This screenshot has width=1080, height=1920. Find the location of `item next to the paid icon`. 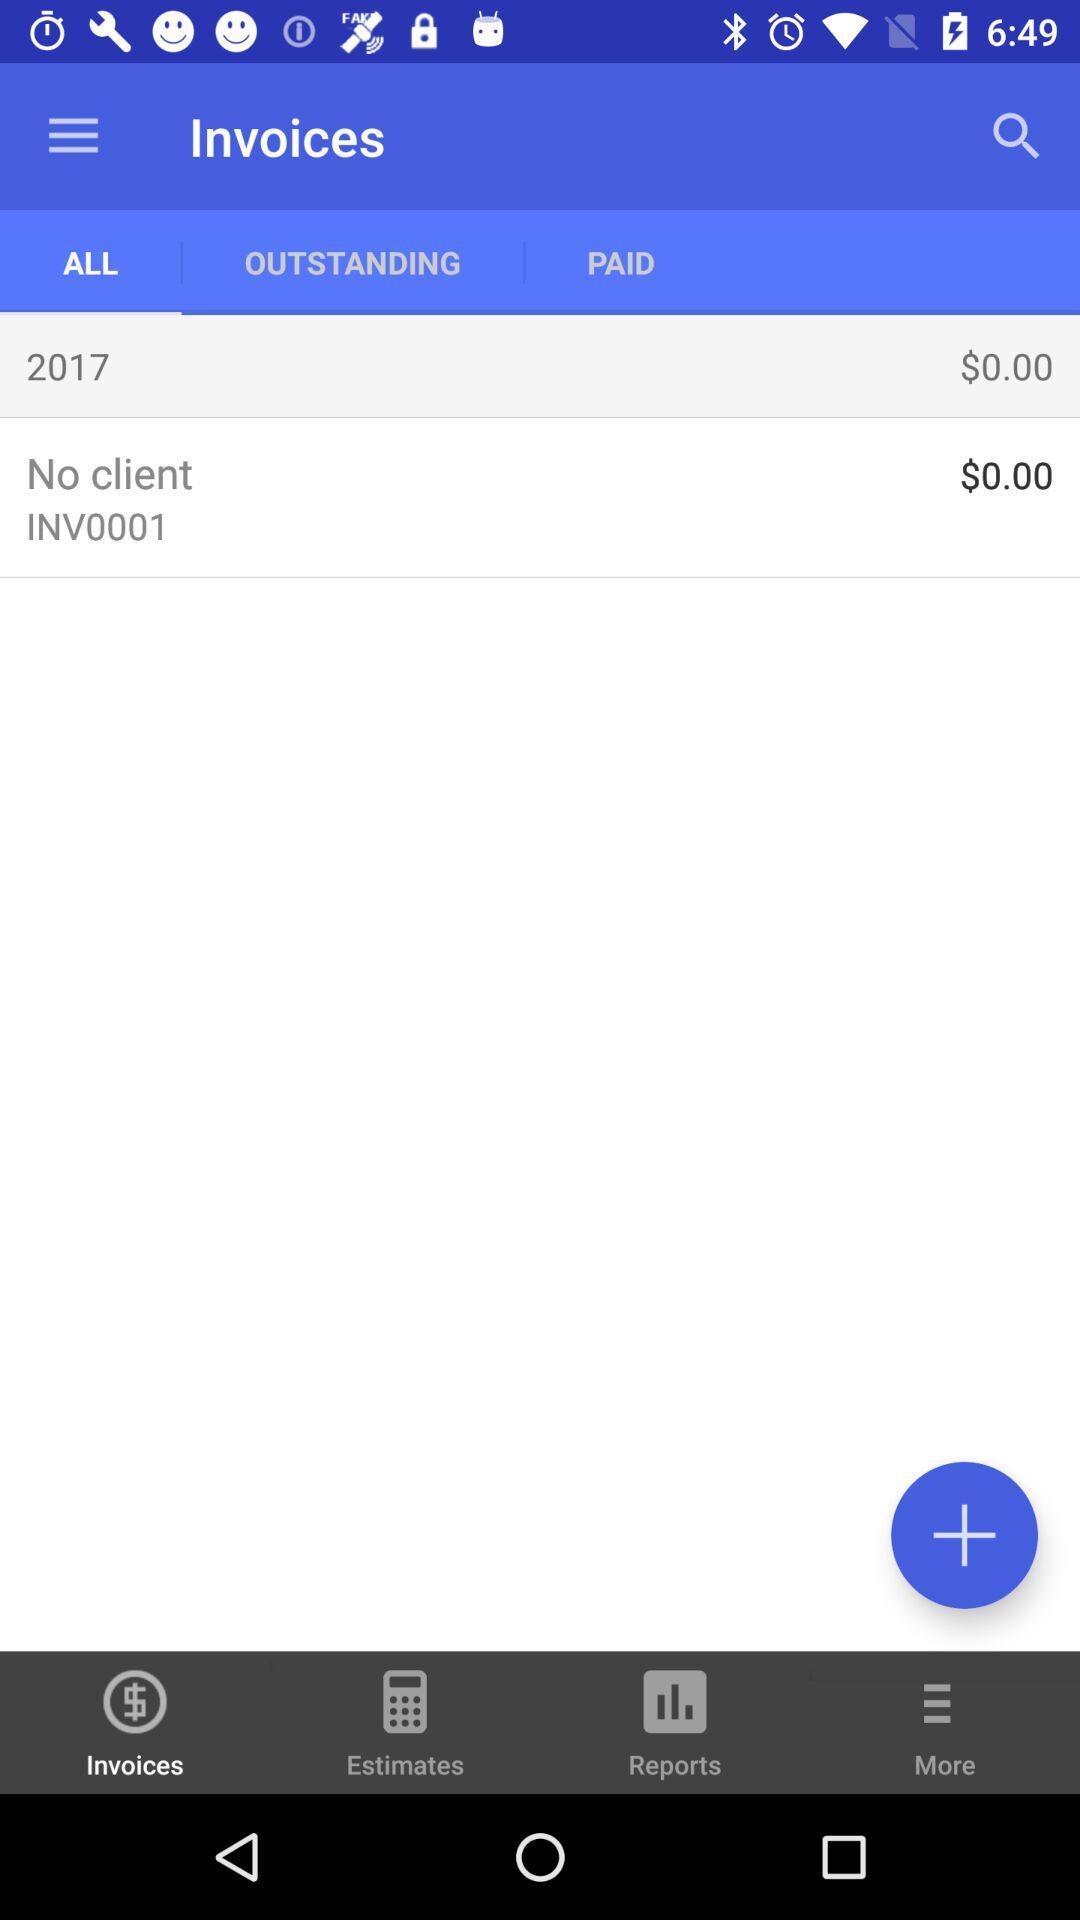

item next to the paid icon is located at coordinates (351, 261).